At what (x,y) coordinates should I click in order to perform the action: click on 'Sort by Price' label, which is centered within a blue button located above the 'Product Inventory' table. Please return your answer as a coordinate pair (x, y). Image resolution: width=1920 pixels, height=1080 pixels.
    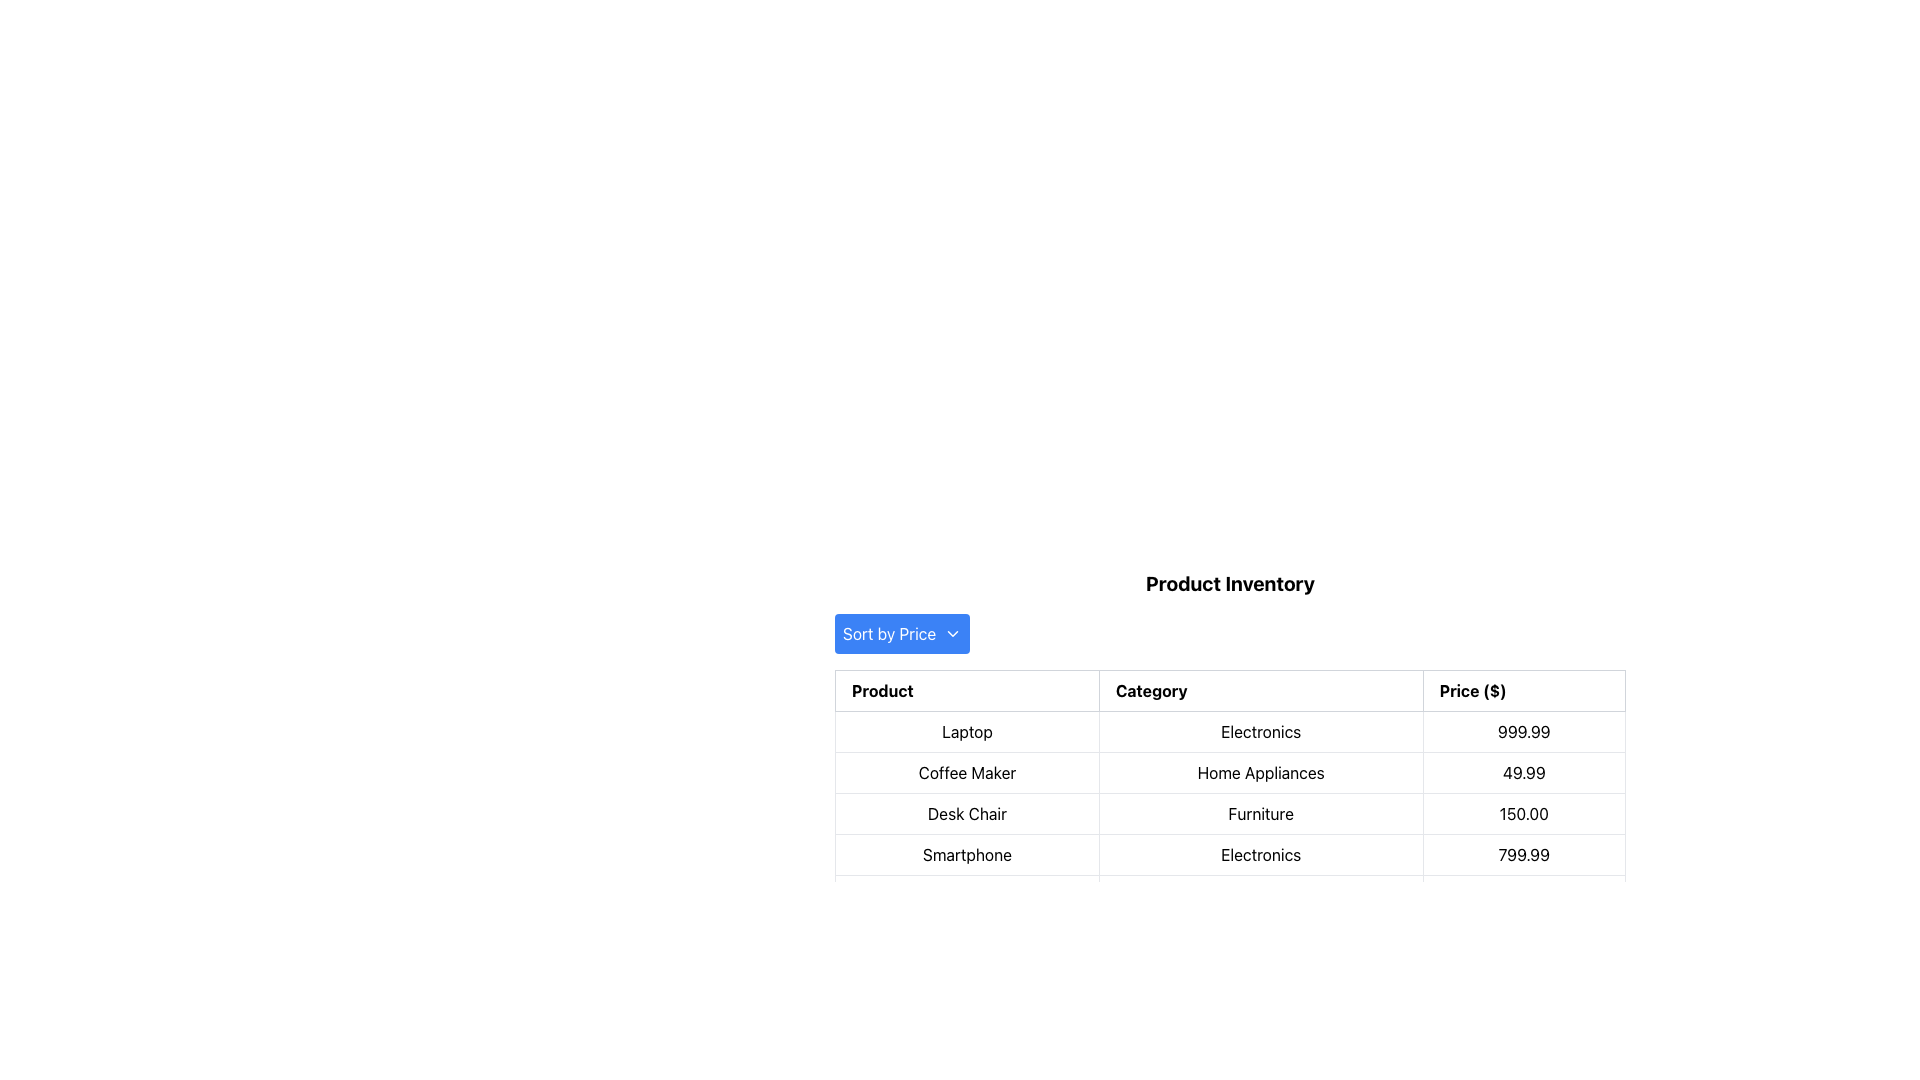
    Looking at the image, I should click on (888, 633).